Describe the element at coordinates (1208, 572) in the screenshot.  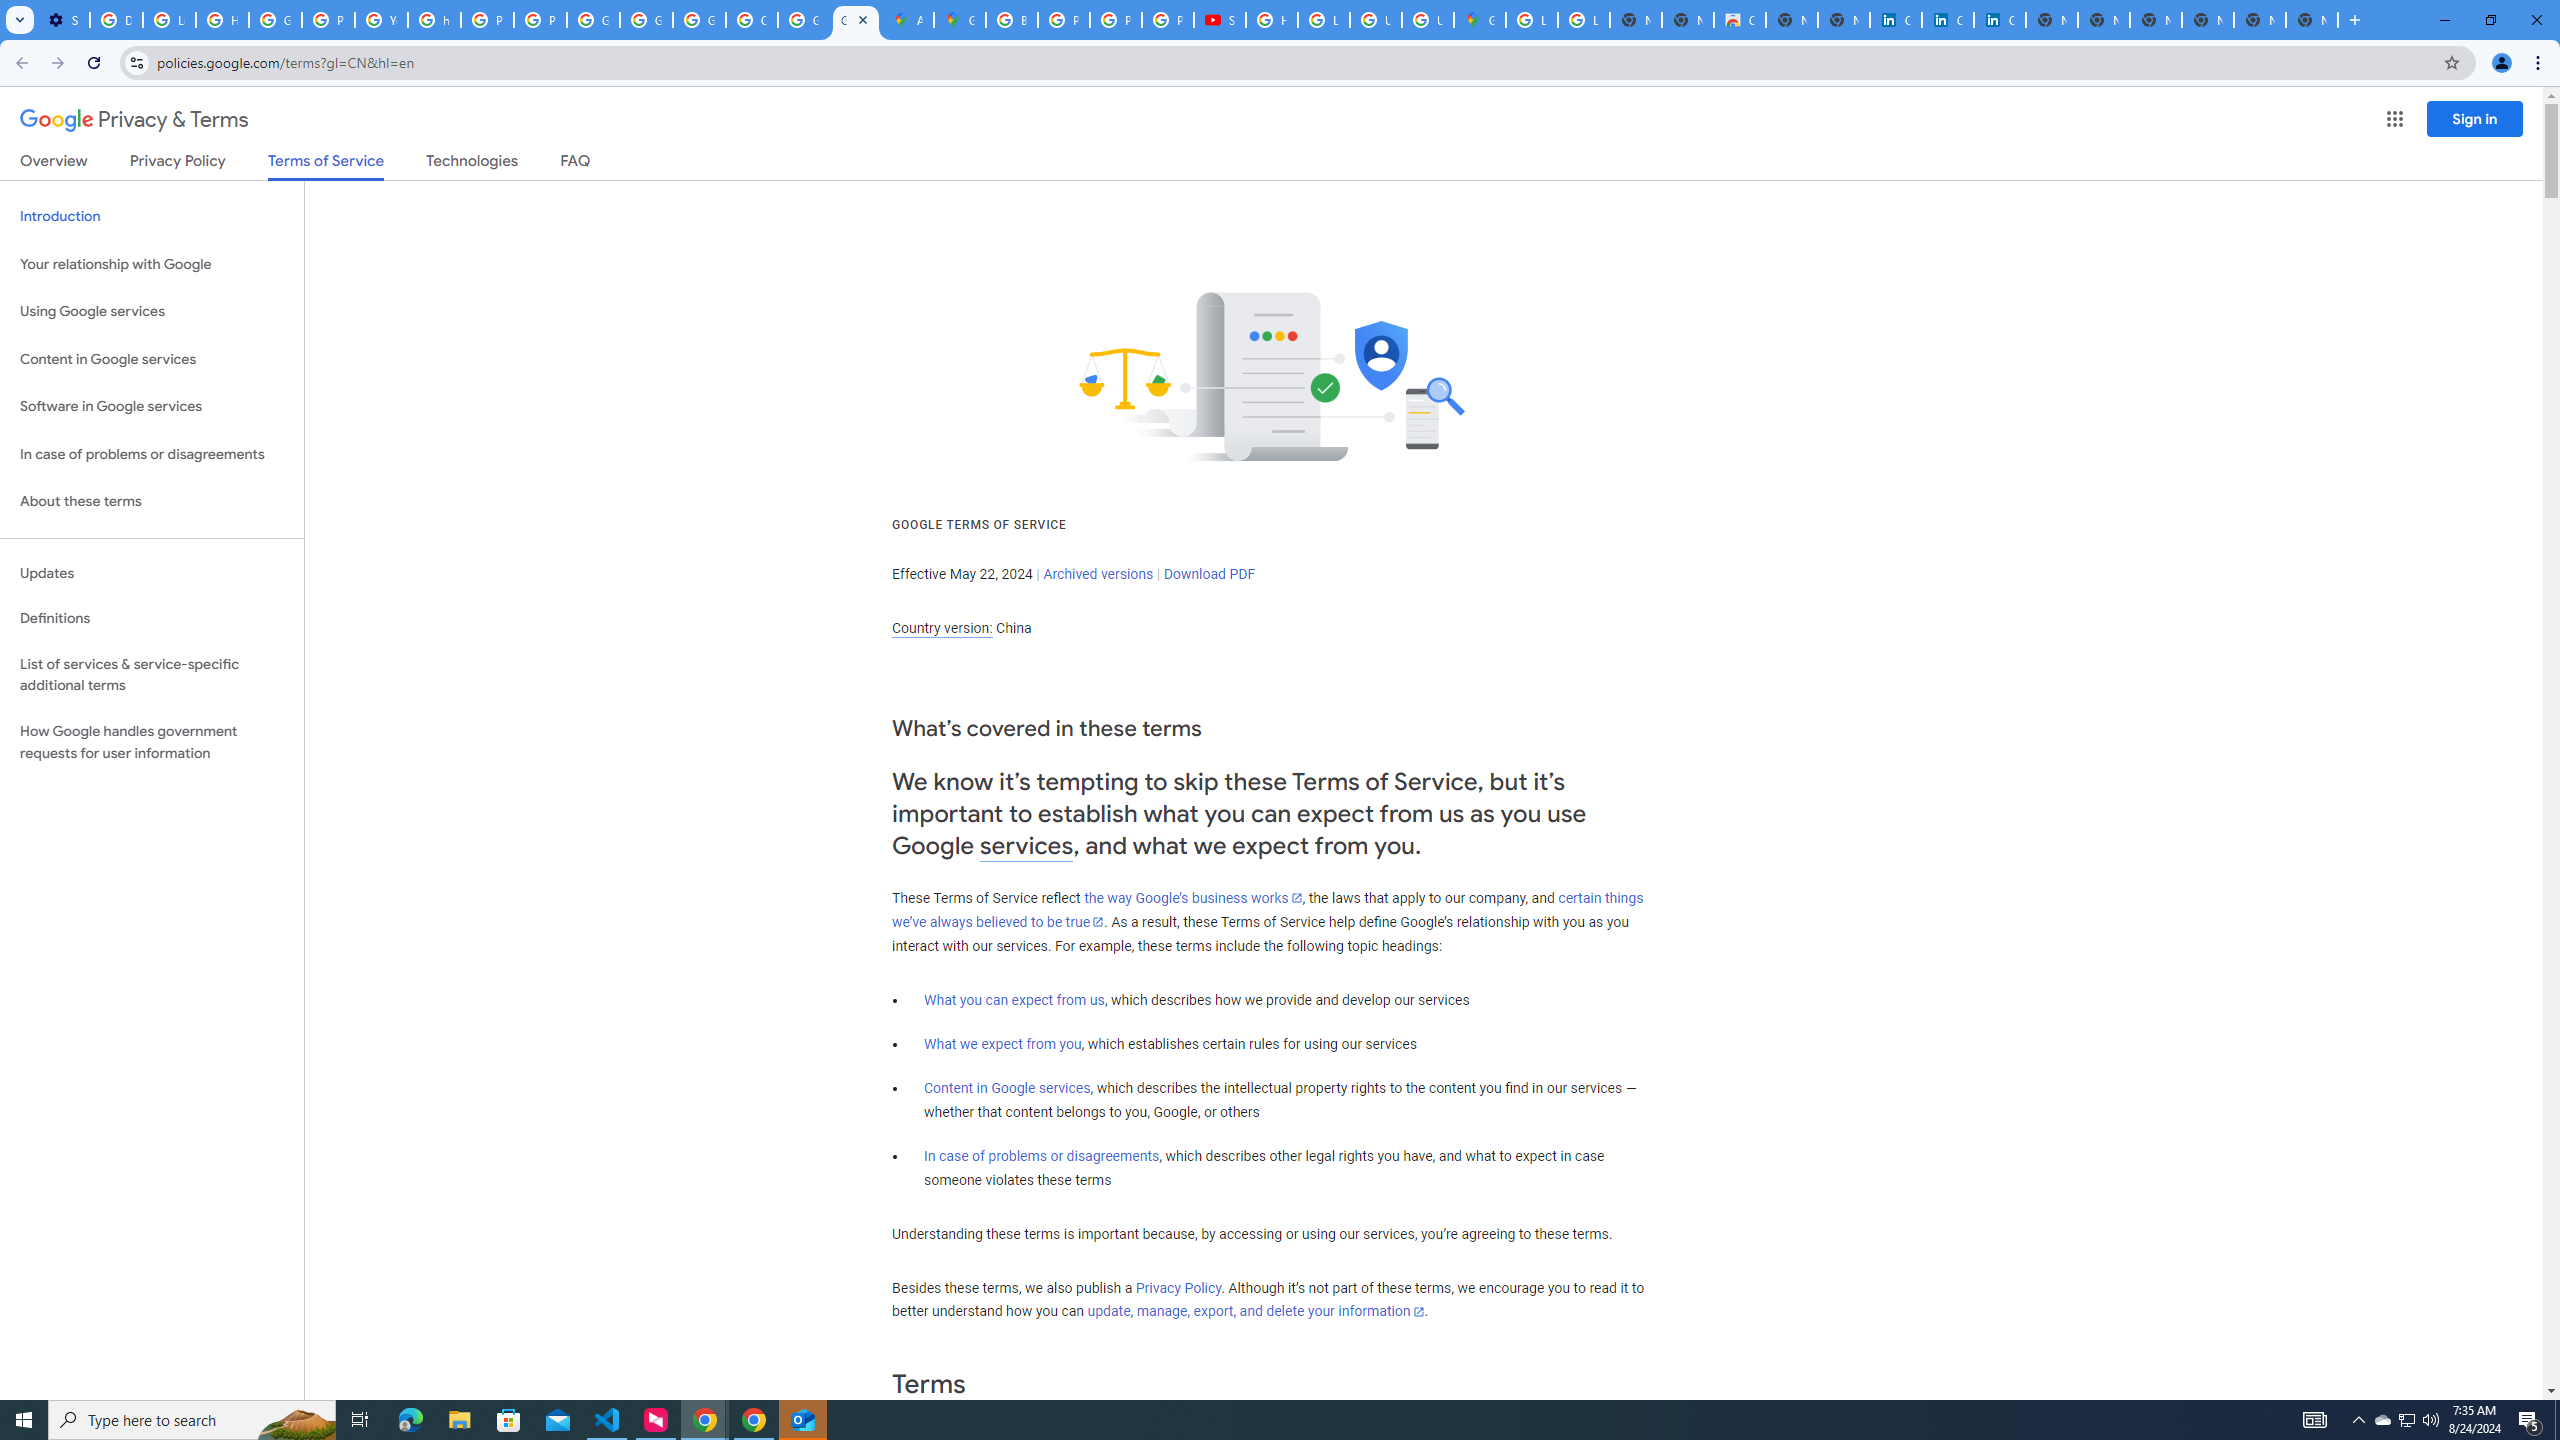
I see `'Download PDF'` at that location.